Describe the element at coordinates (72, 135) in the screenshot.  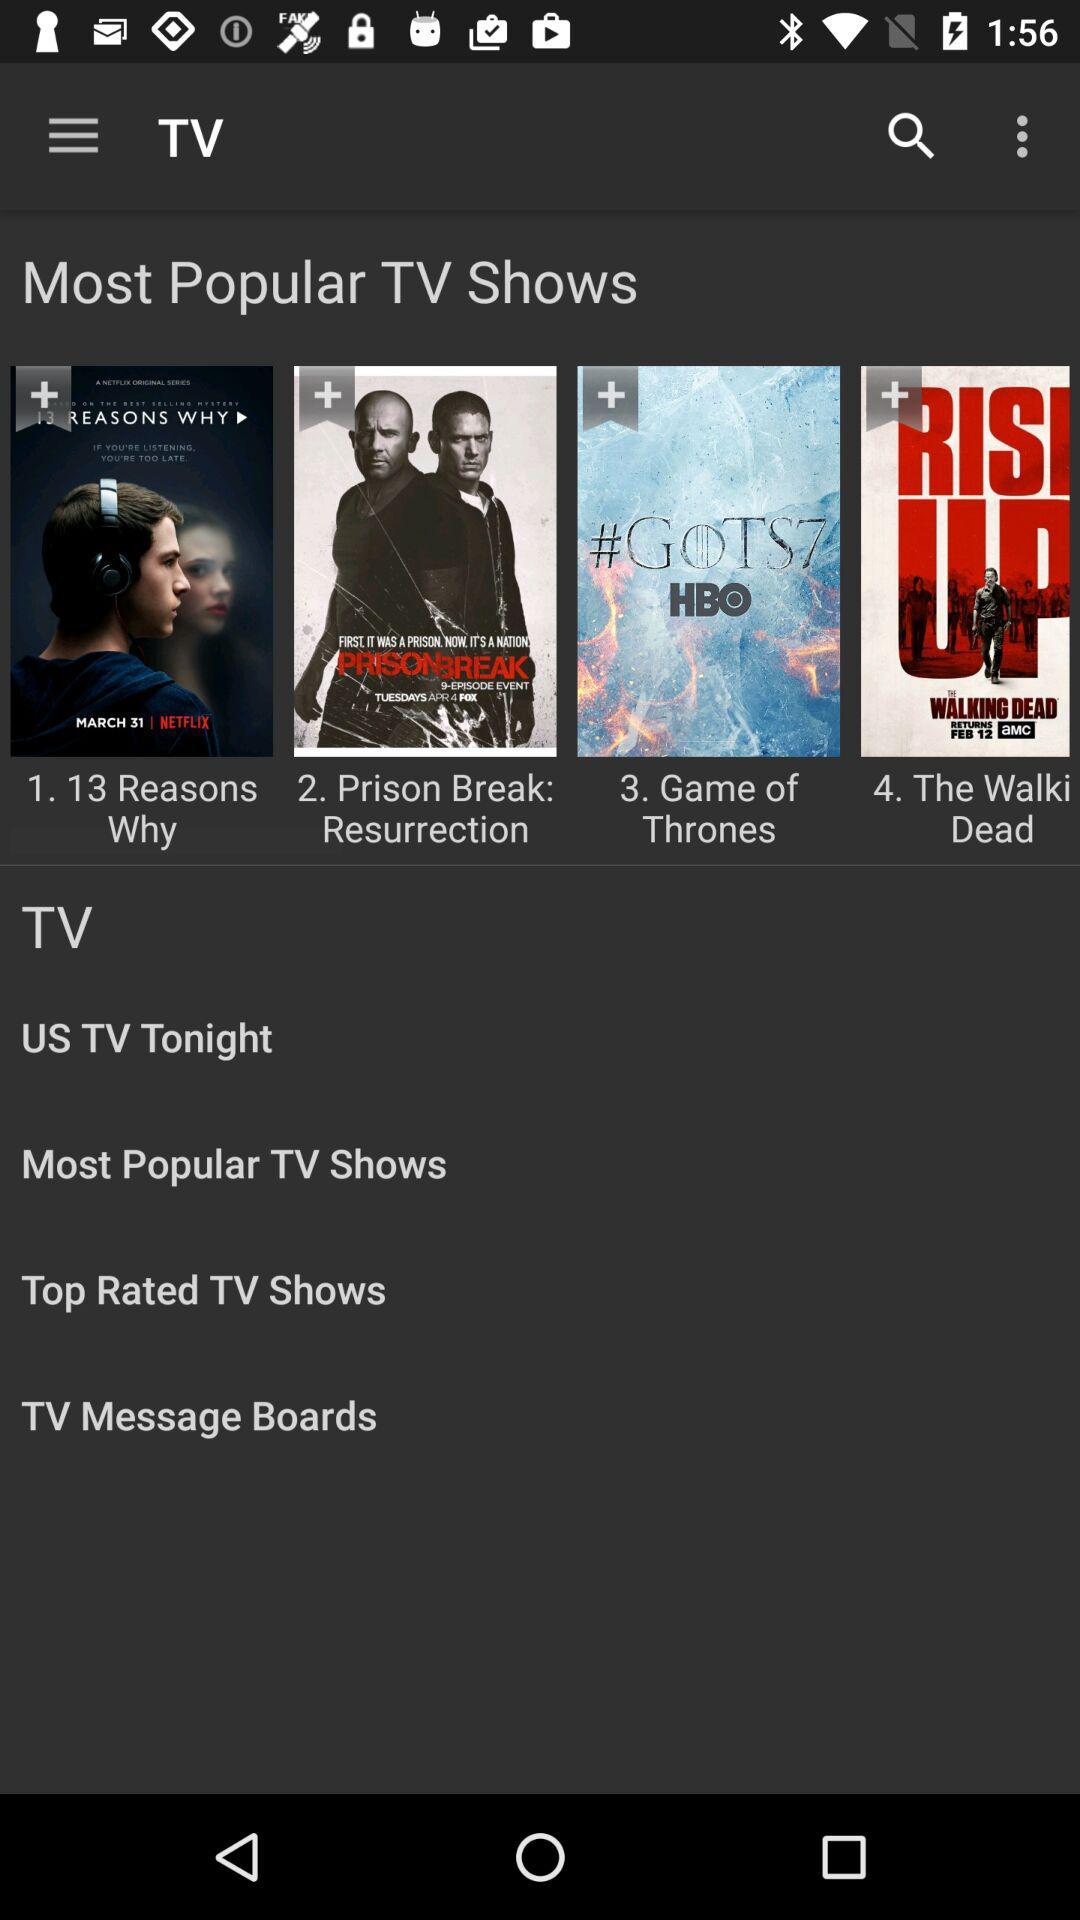
I see `item above most popular tv` at that location.